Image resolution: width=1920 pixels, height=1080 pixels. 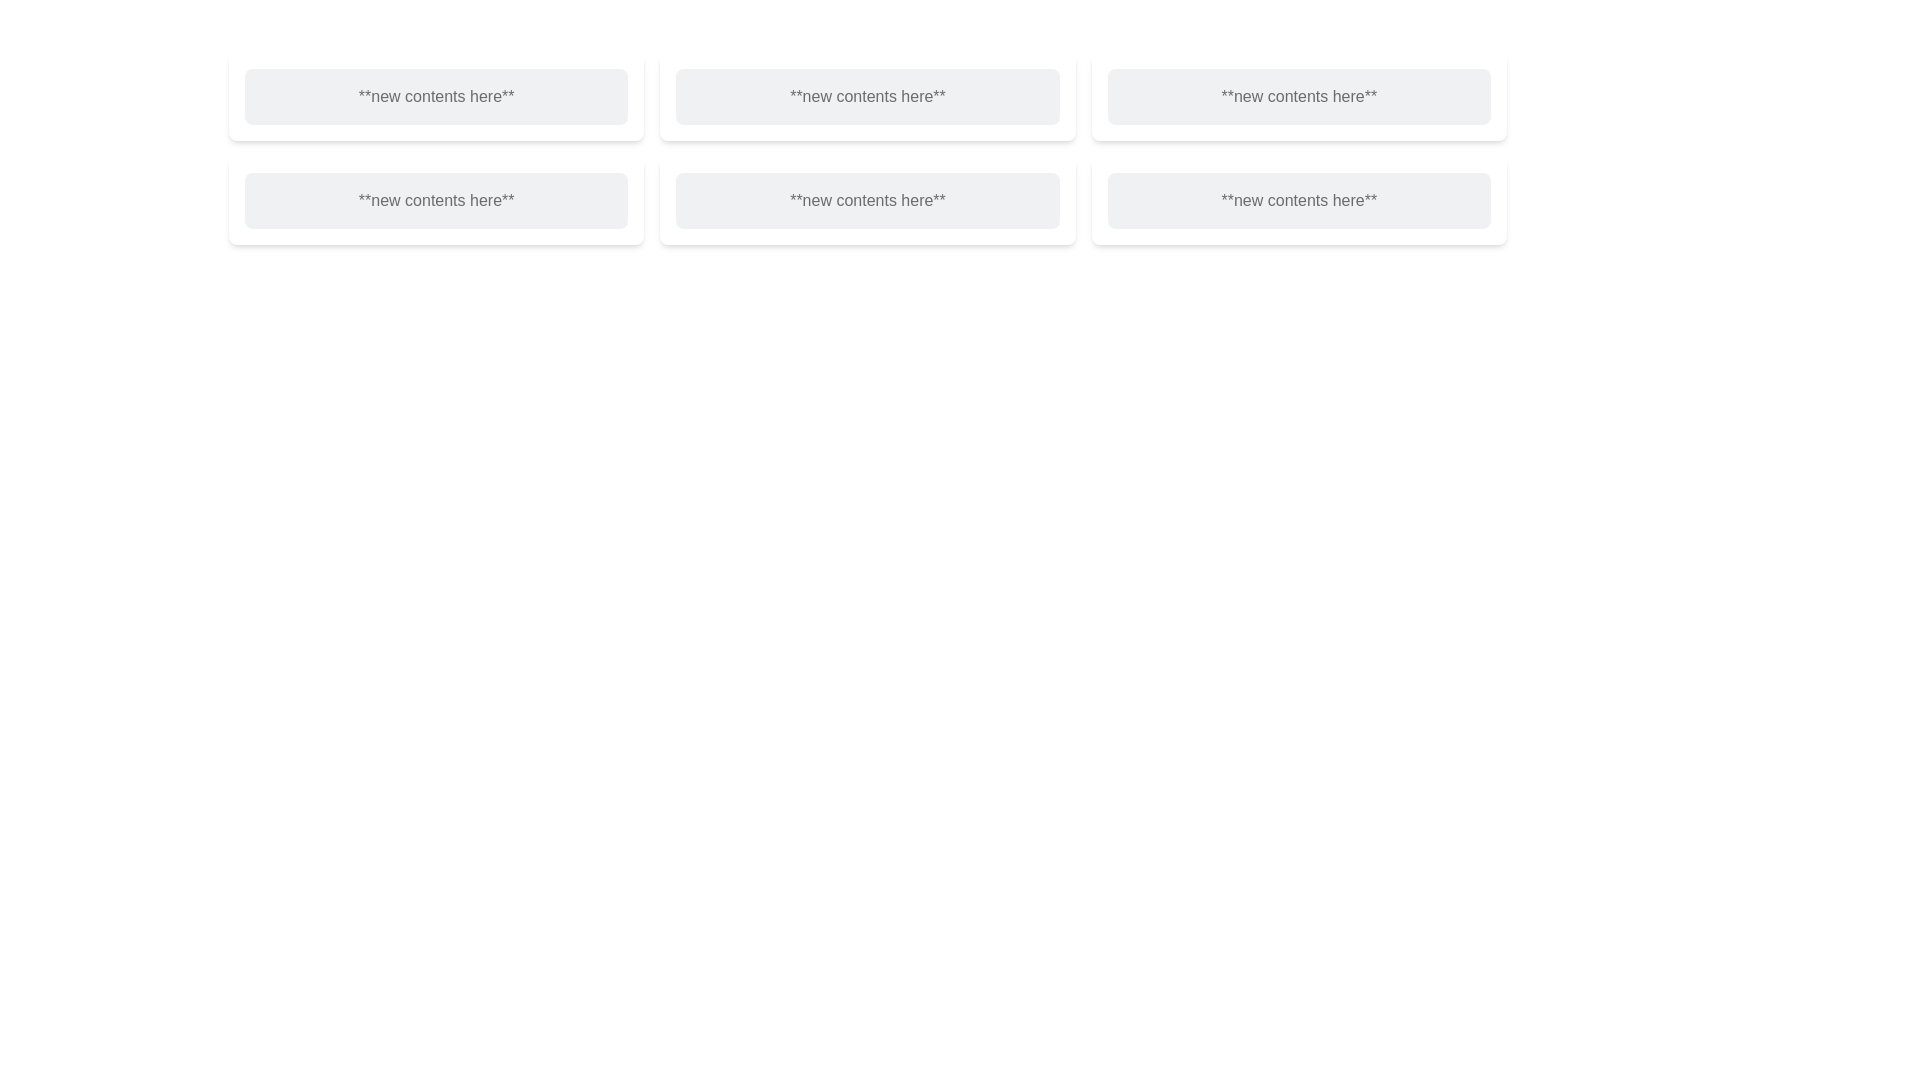 What do you see at coordinates (868, 200) in the screenshot?
I see `the rectangular card with a light gray background and bold text '**new contents here**' located in the second row, second column of the grid layout` at bounding box center [868, 200].